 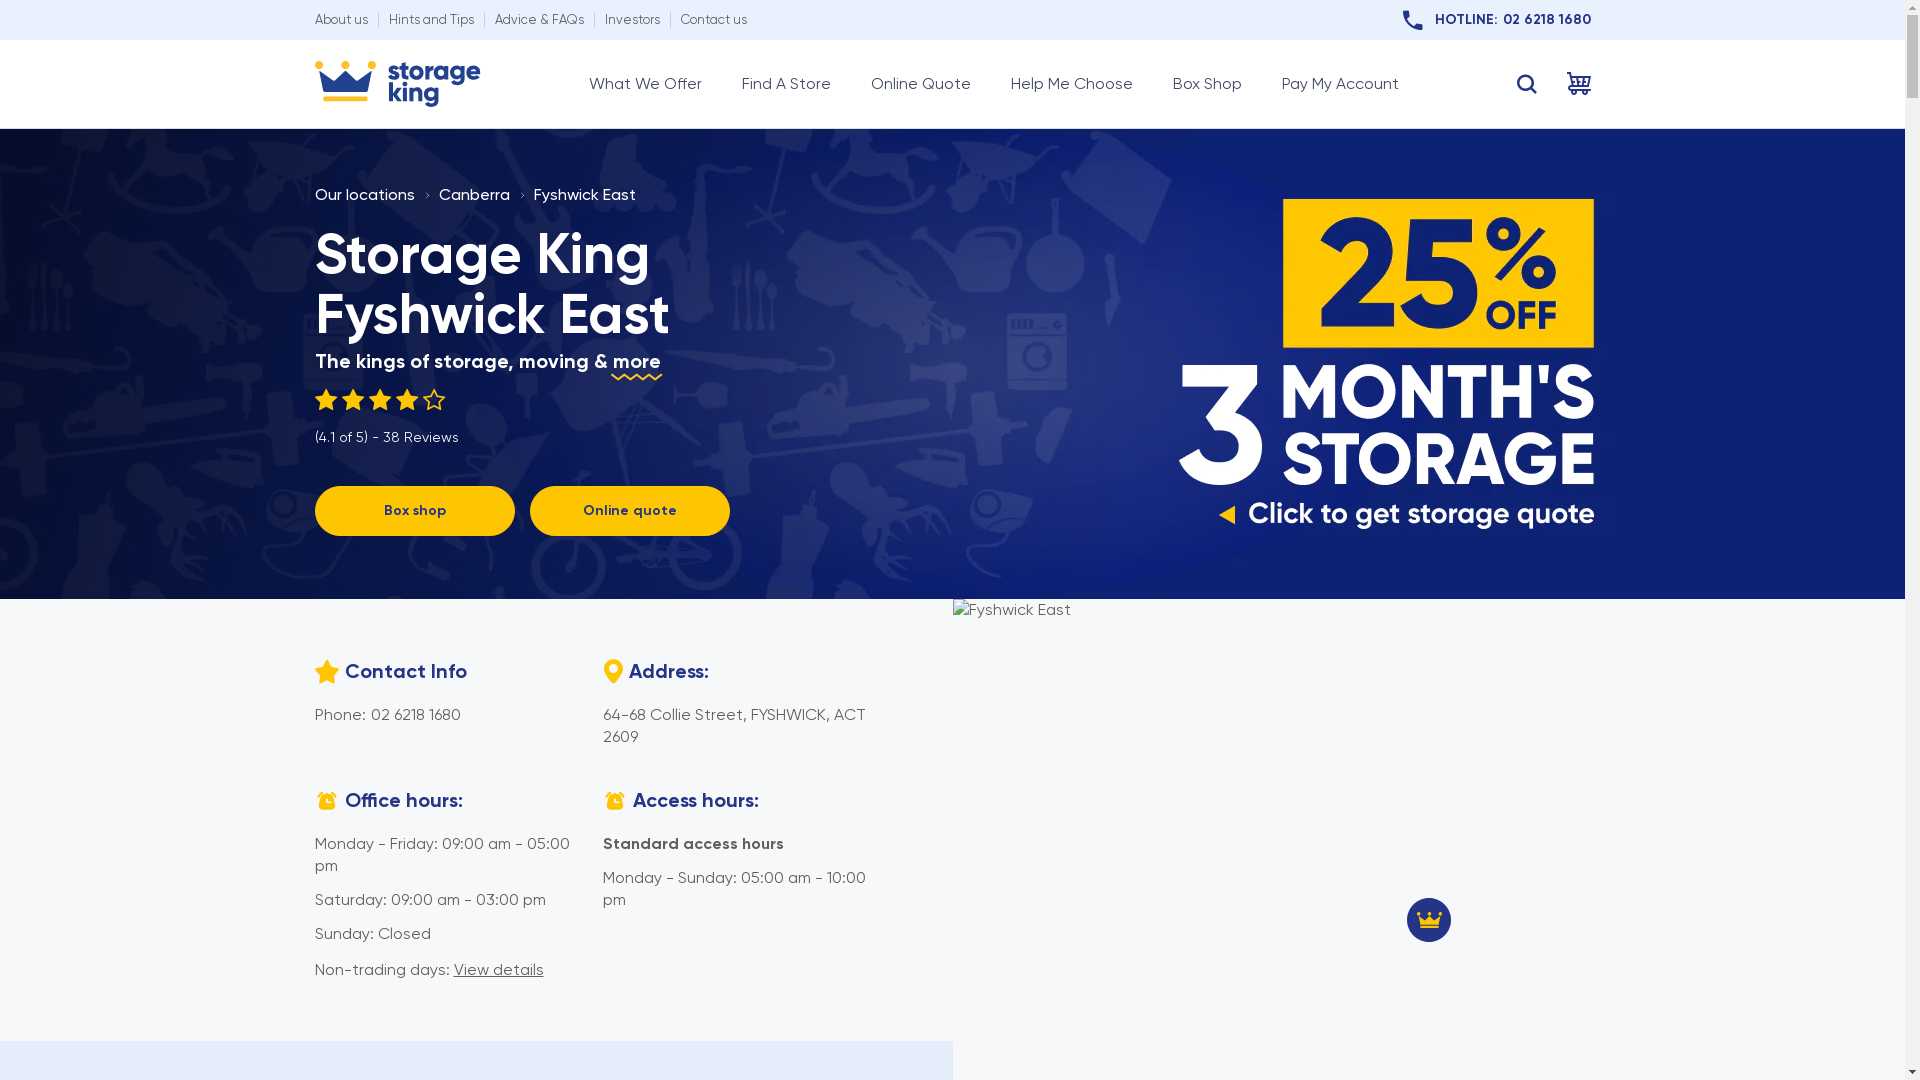 I want to click on 'What We Offer', so click(x=644, y=83).